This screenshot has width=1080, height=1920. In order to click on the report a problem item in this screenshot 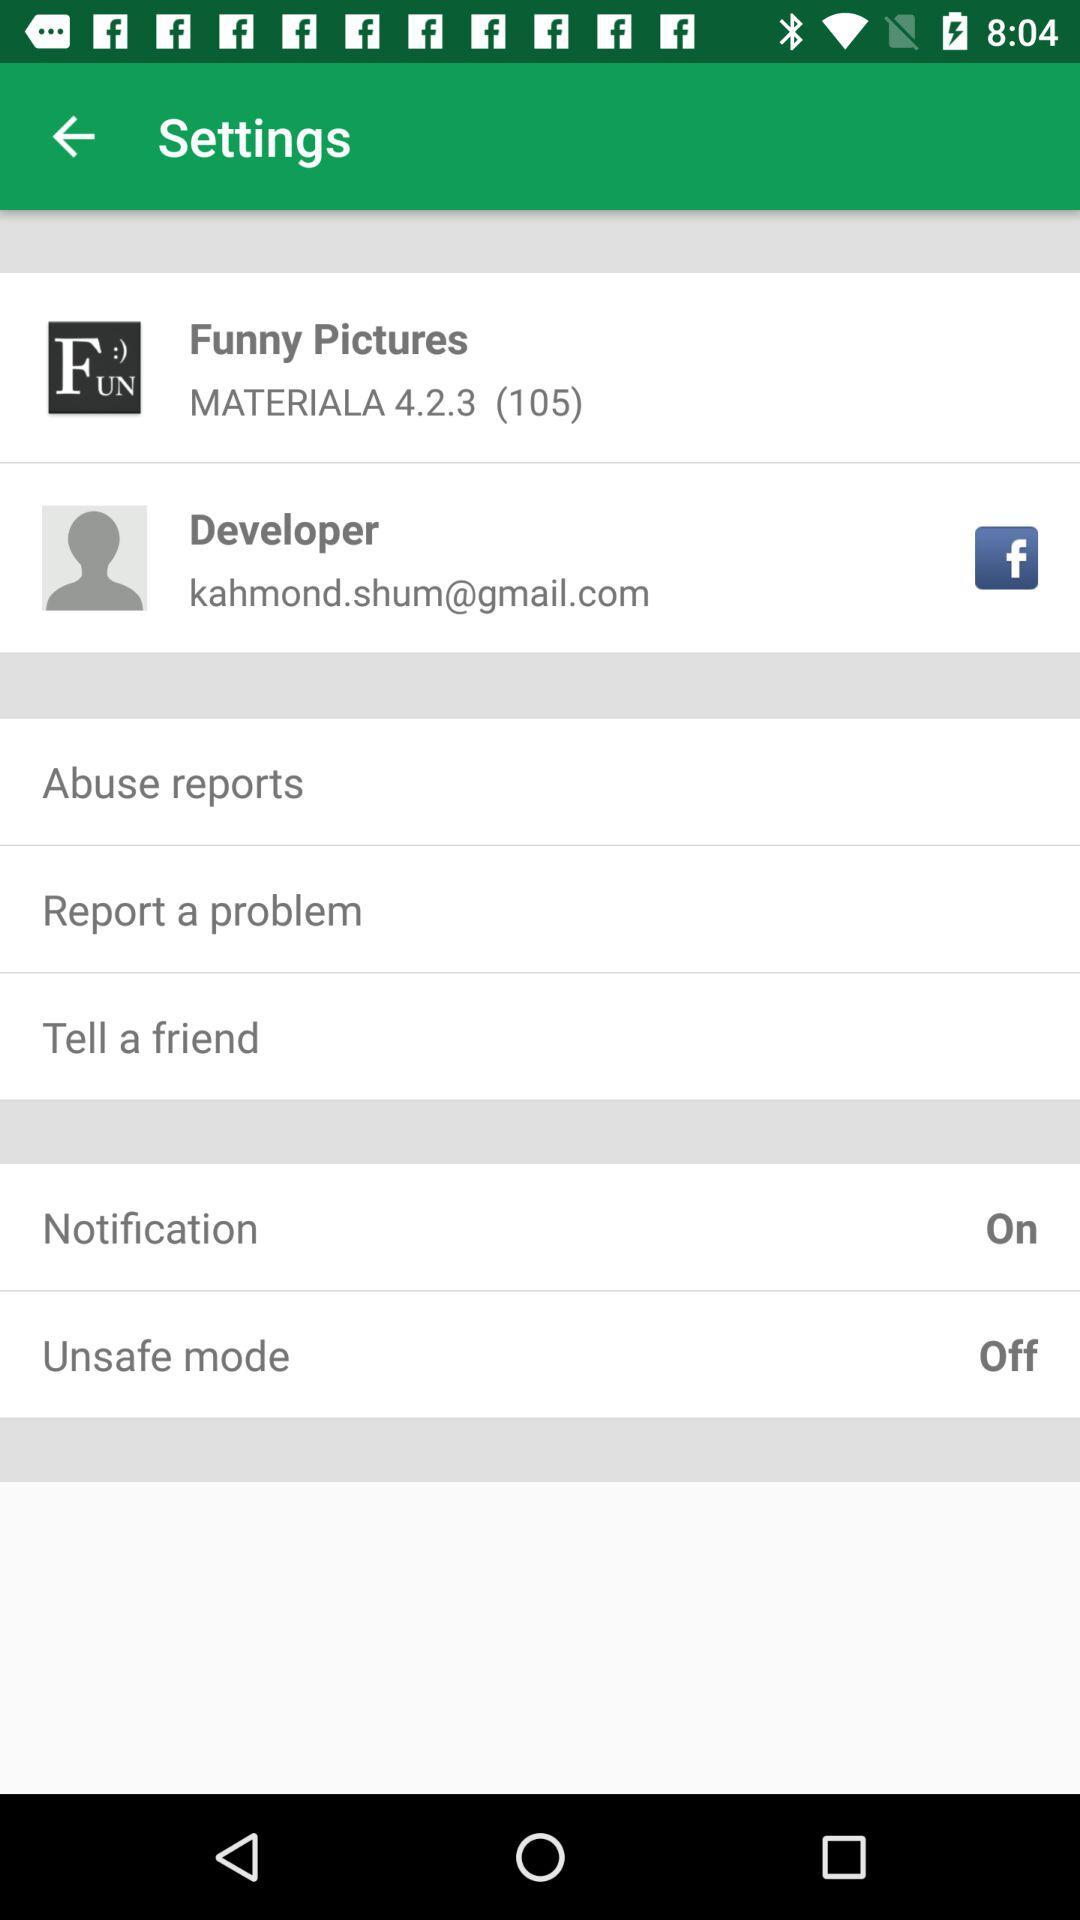, I will do `click(540, 907)`.